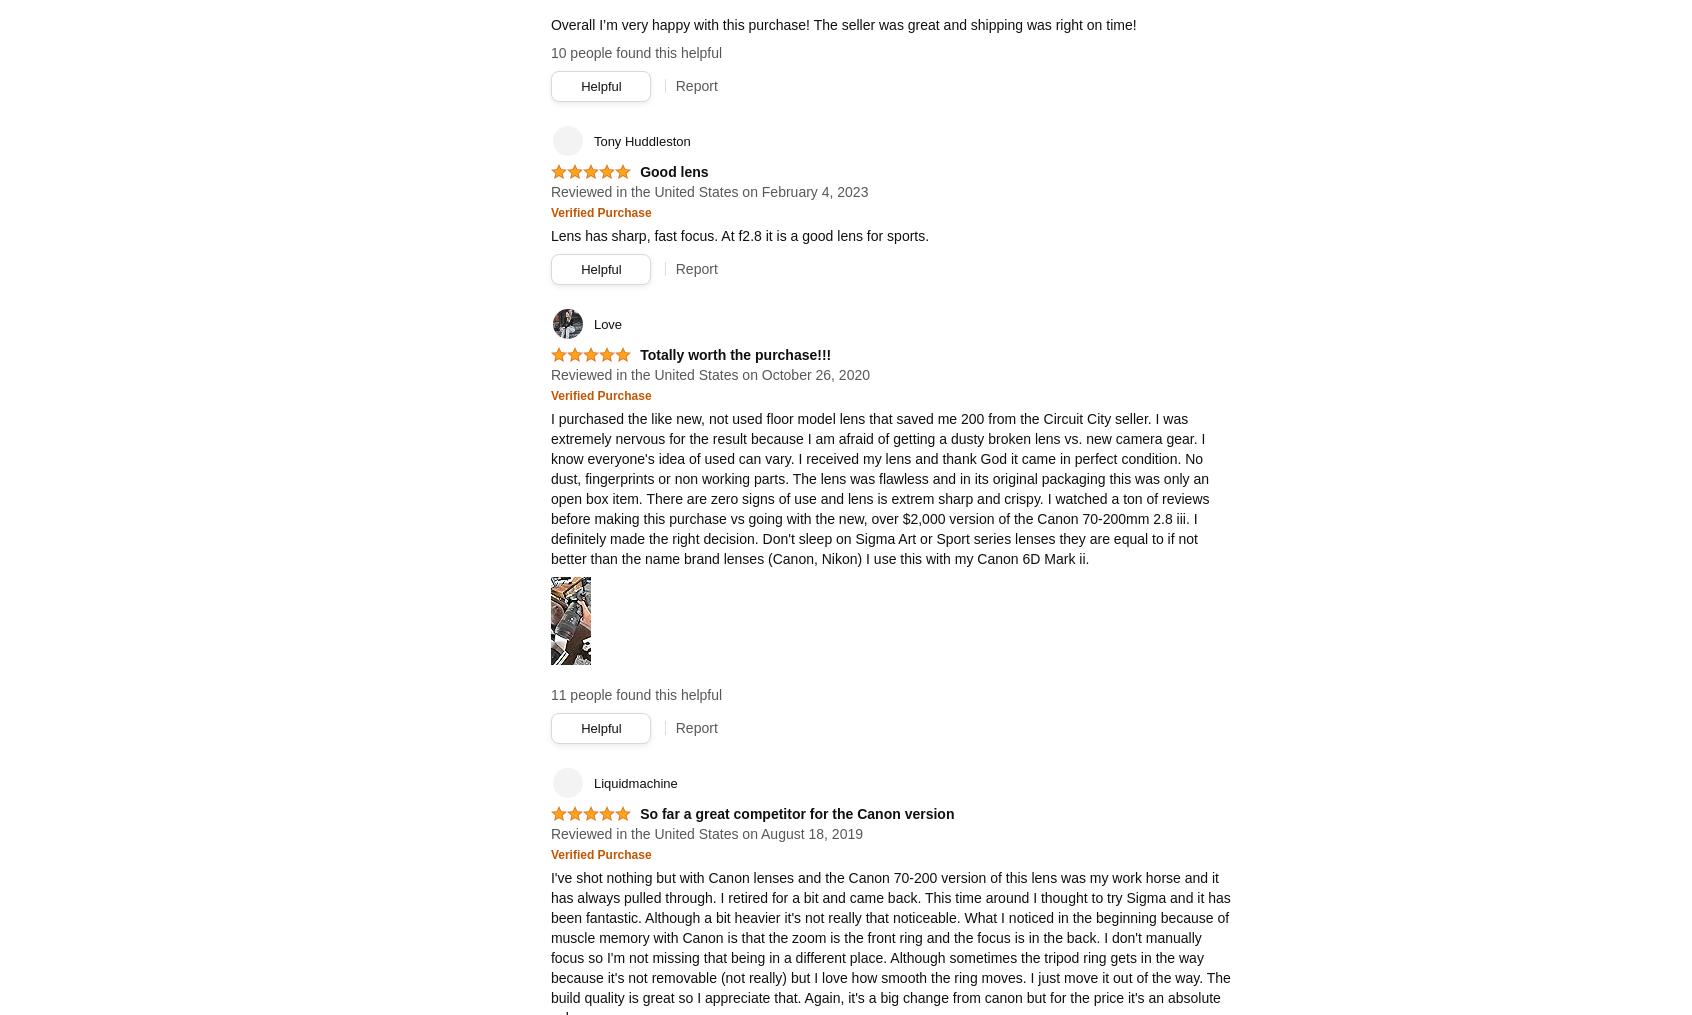 This screenshot has height=1015, width=1692. I want to click on '11 people found this helpful', so click(636, 694).